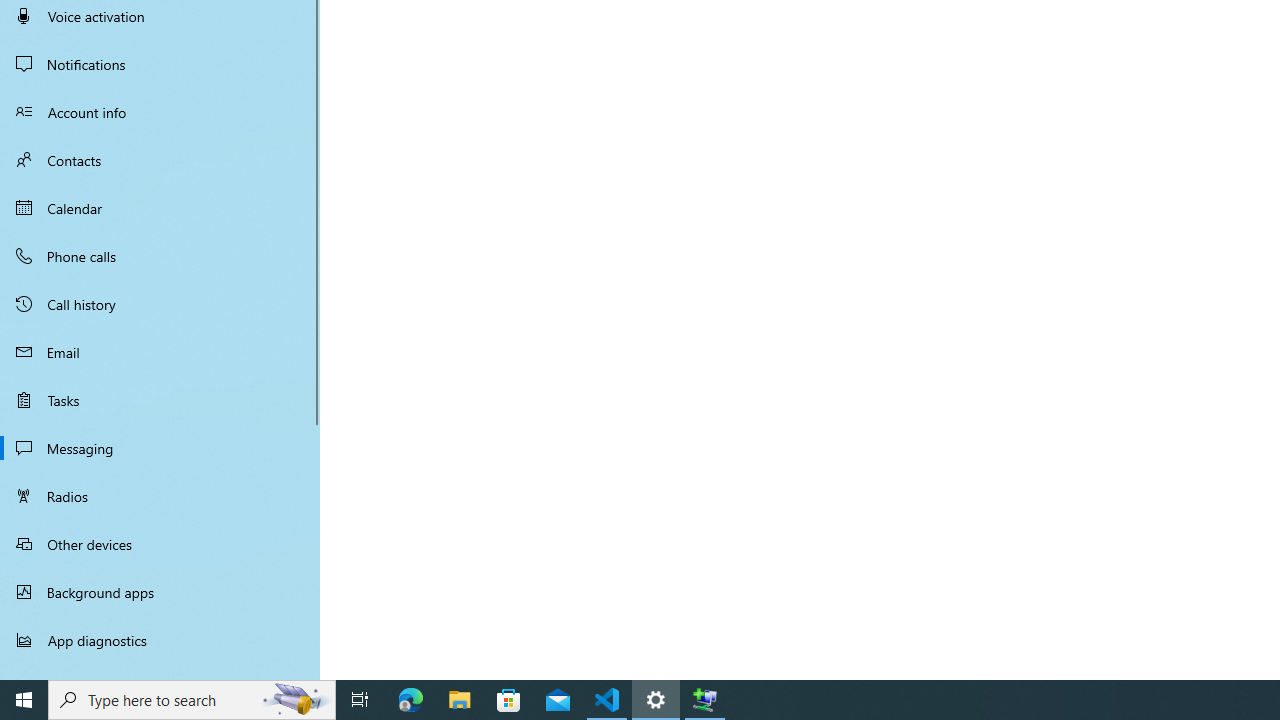 The image size is (1280, 720). Describe the element at coordinates (160, 63) in the screenshot. I see `'Notifications'` at that location.